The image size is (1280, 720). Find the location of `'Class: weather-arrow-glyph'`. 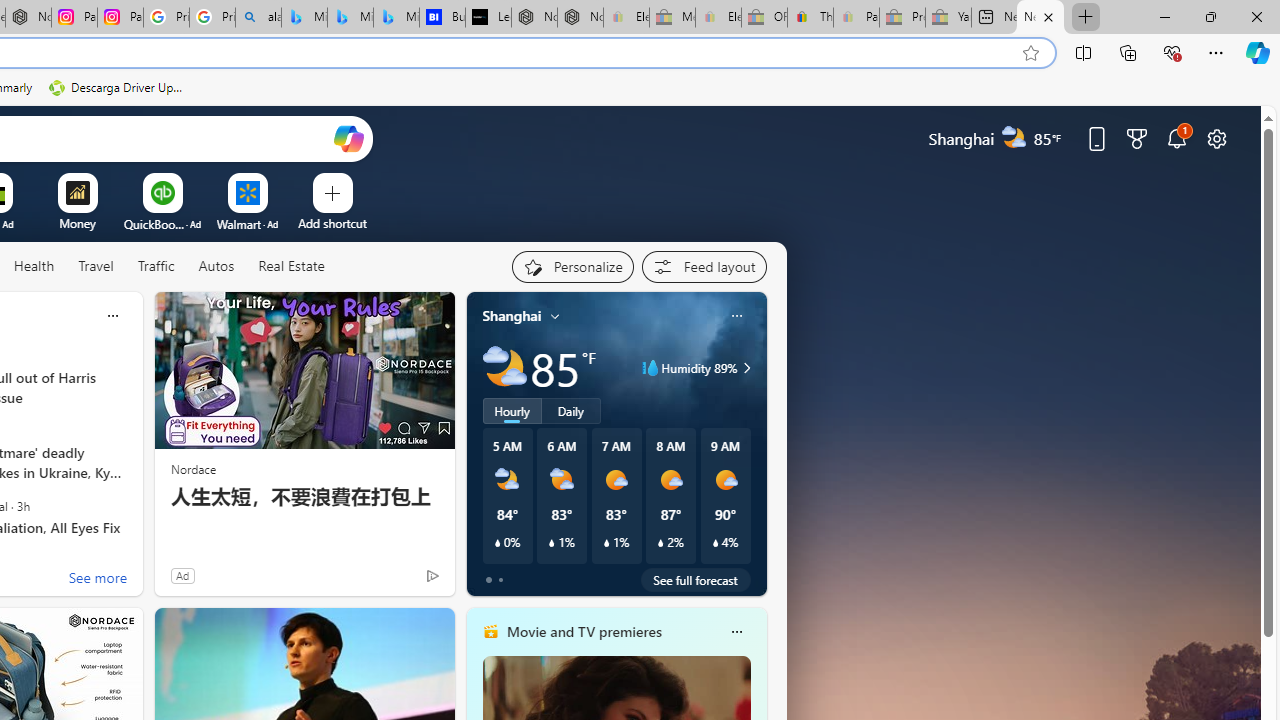

'Class: weather-arrow-glyph' is located at coordinates (745, 367).